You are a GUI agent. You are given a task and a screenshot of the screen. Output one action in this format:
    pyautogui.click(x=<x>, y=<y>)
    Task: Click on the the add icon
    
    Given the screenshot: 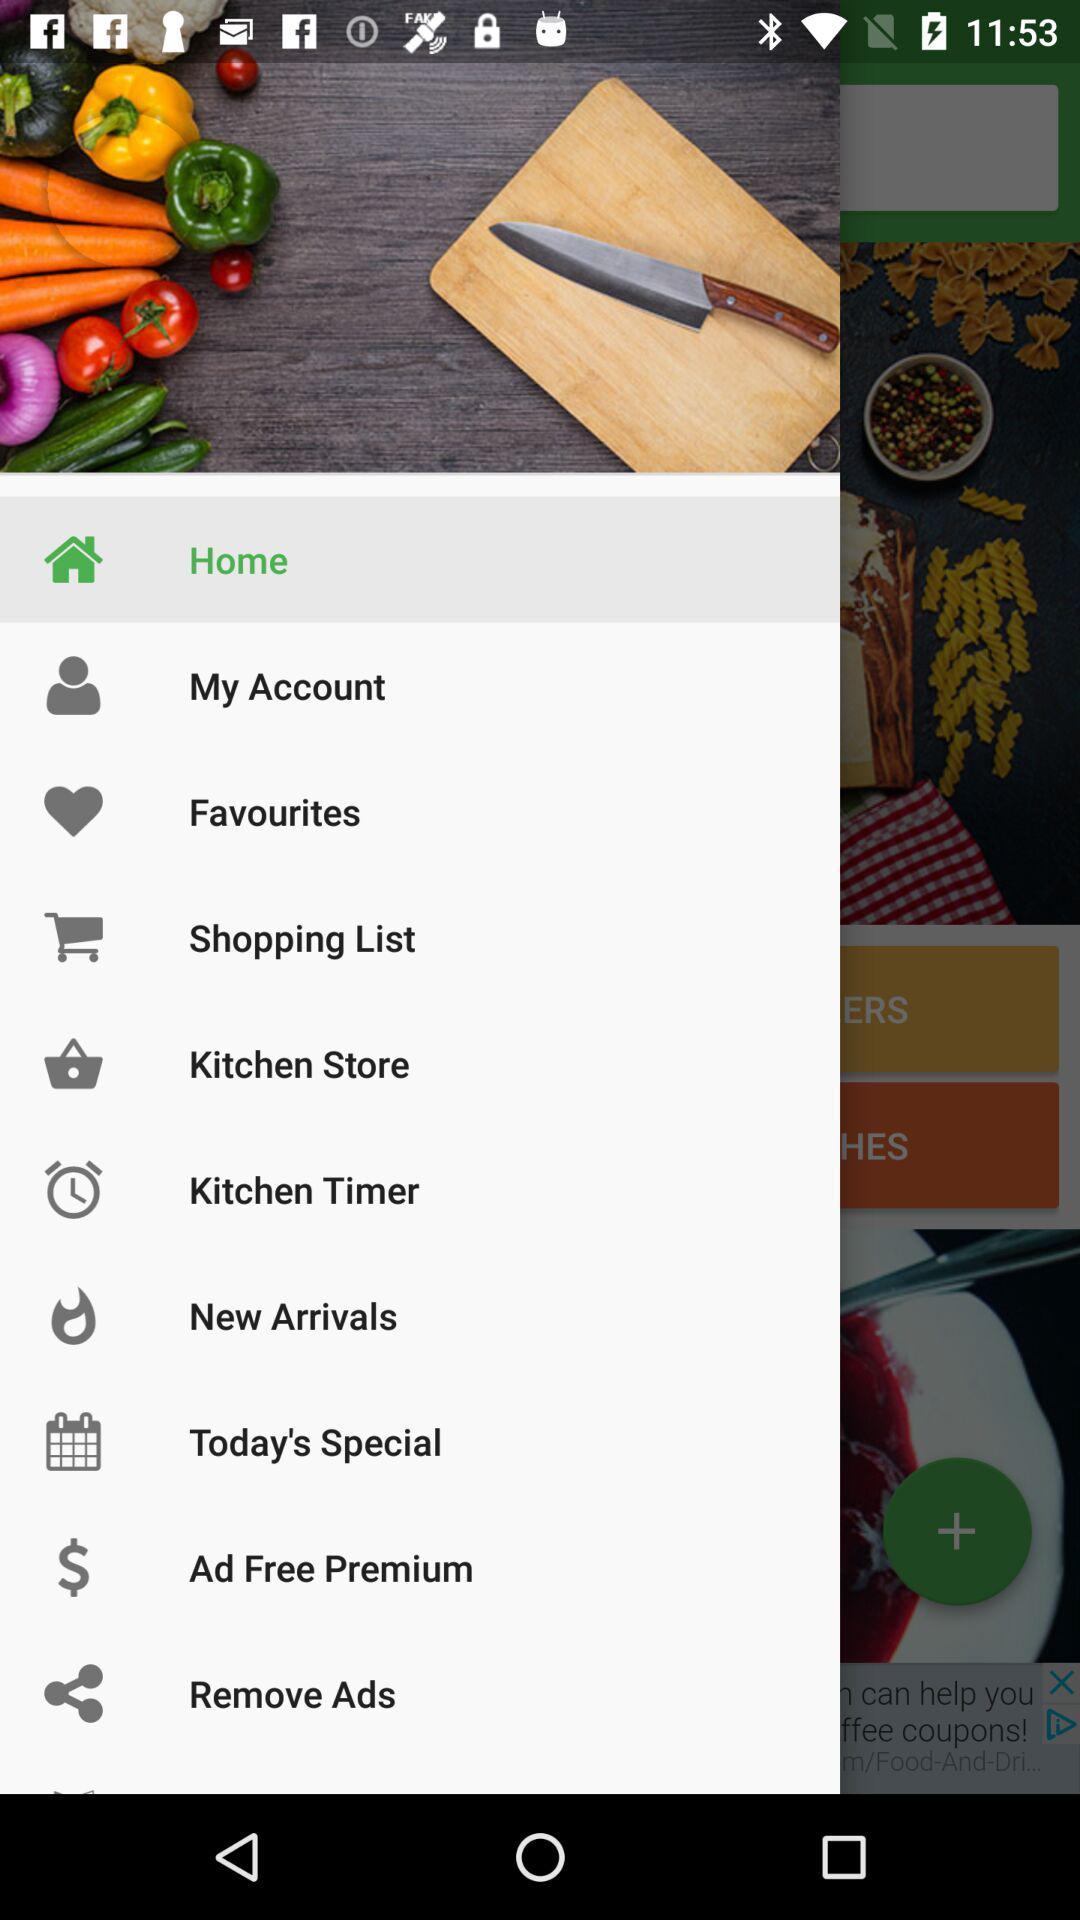 What is the action you would take?
    pyautogui.click(x=955, y=1538)
    